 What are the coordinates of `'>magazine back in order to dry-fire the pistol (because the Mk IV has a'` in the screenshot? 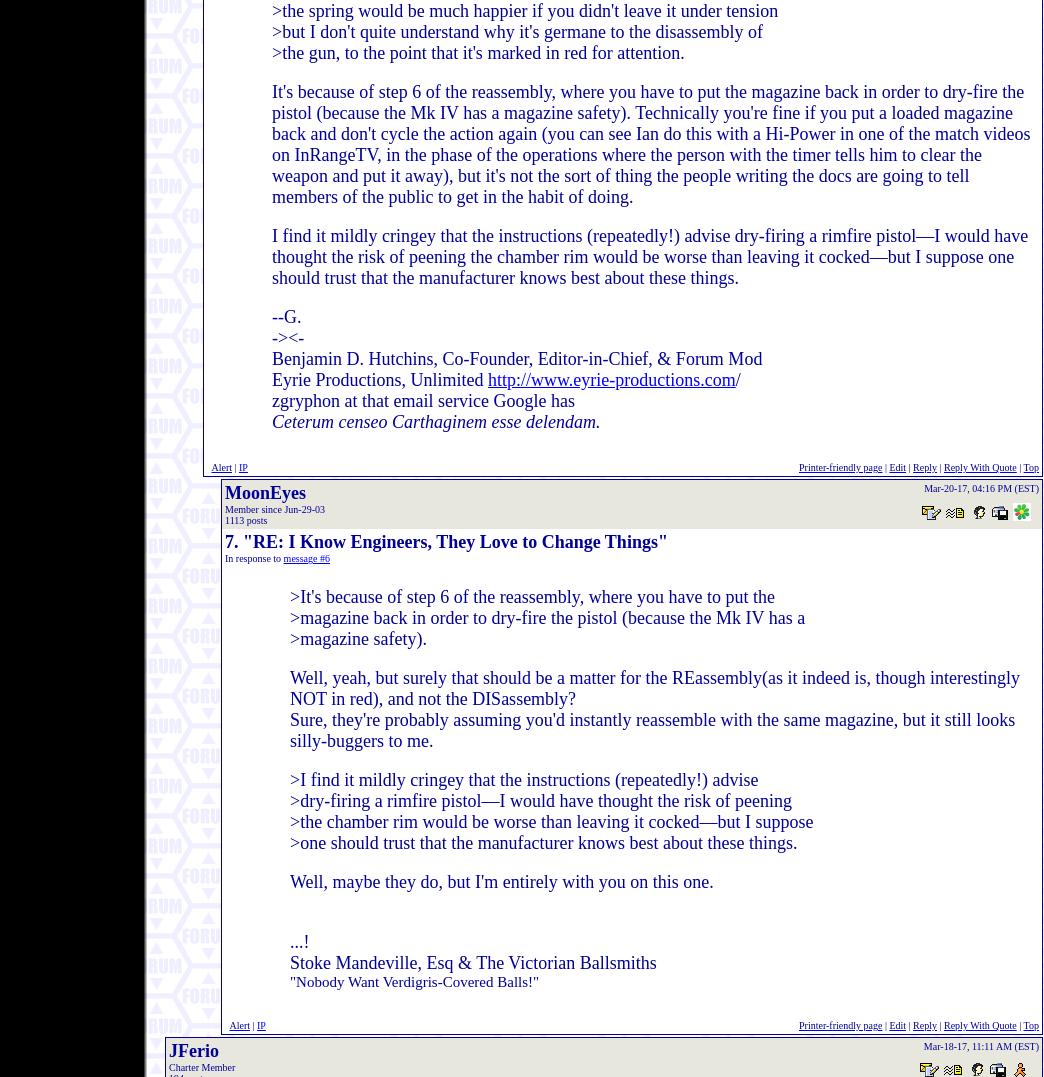 It's located at (546, 616).